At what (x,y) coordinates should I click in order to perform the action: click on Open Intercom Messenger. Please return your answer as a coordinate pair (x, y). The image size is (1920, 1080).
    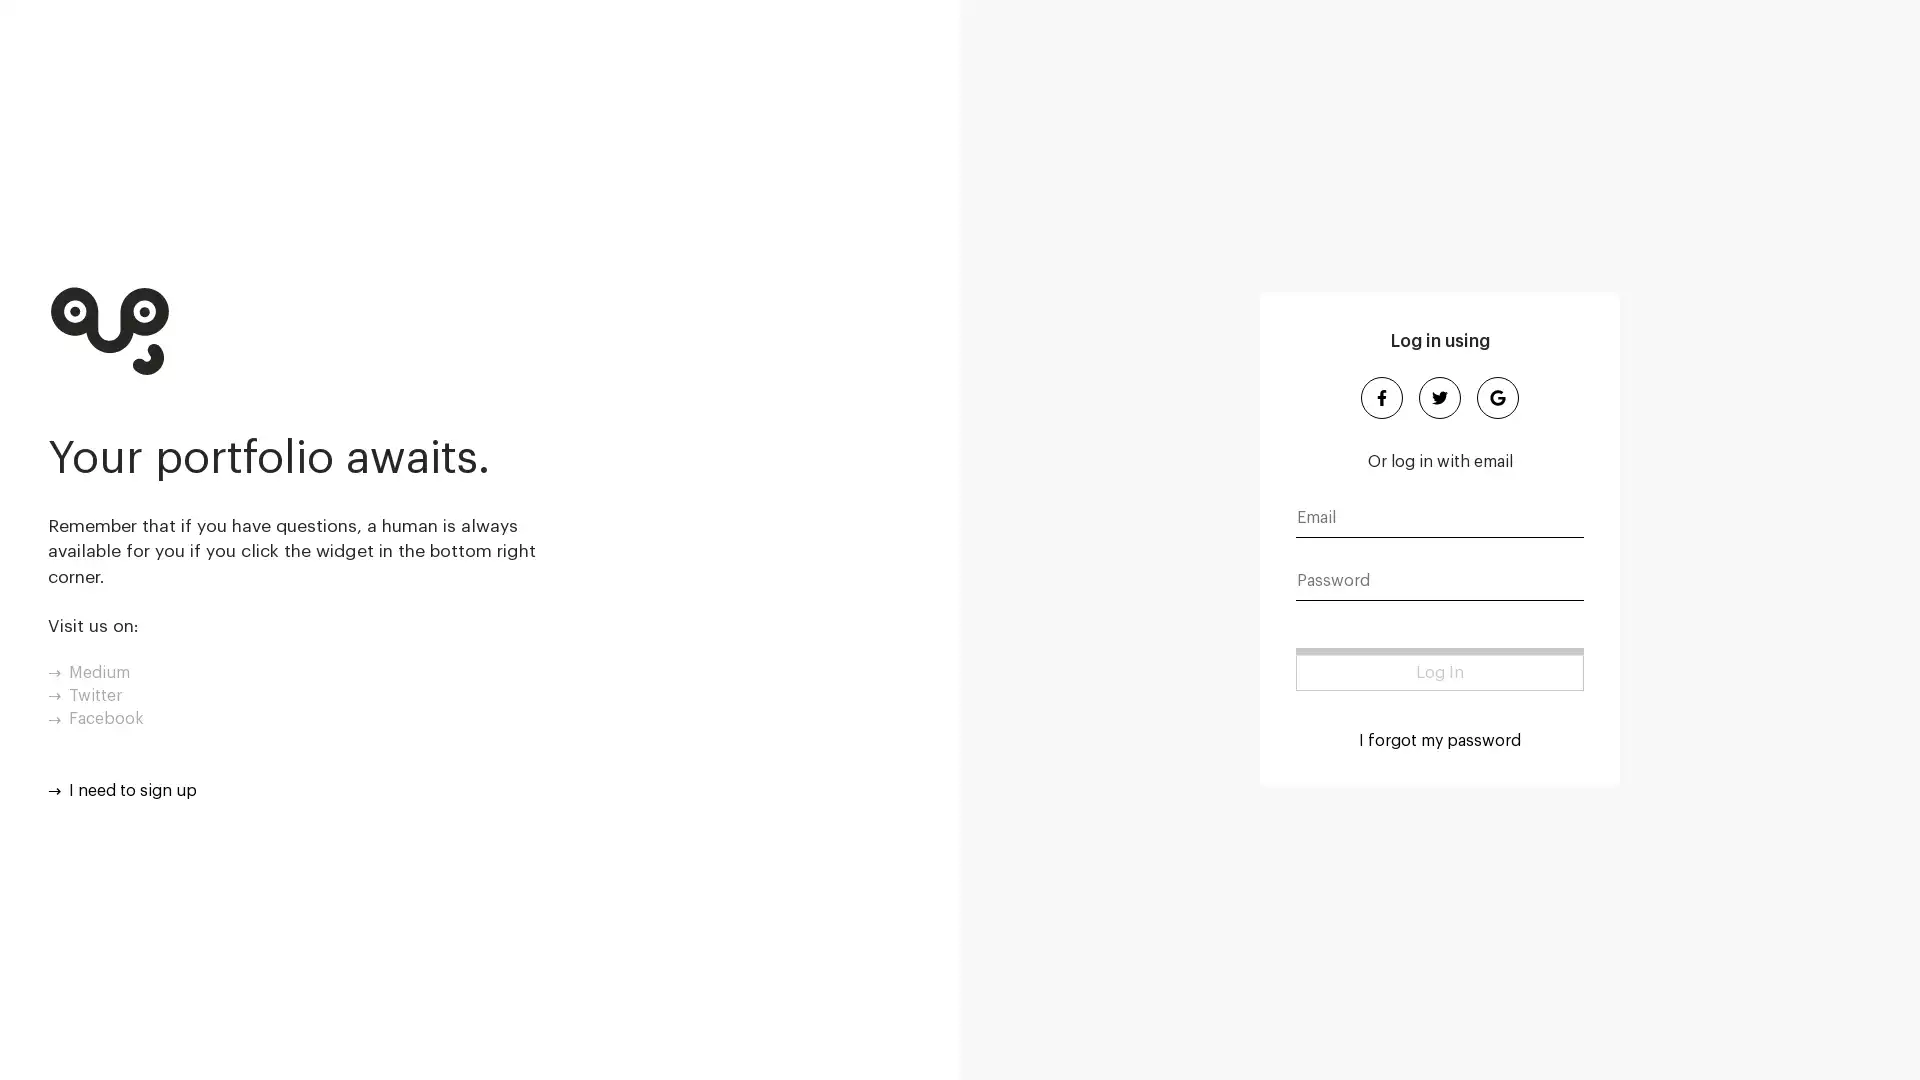
    Looking at the image, I should click on (1869, 1029).